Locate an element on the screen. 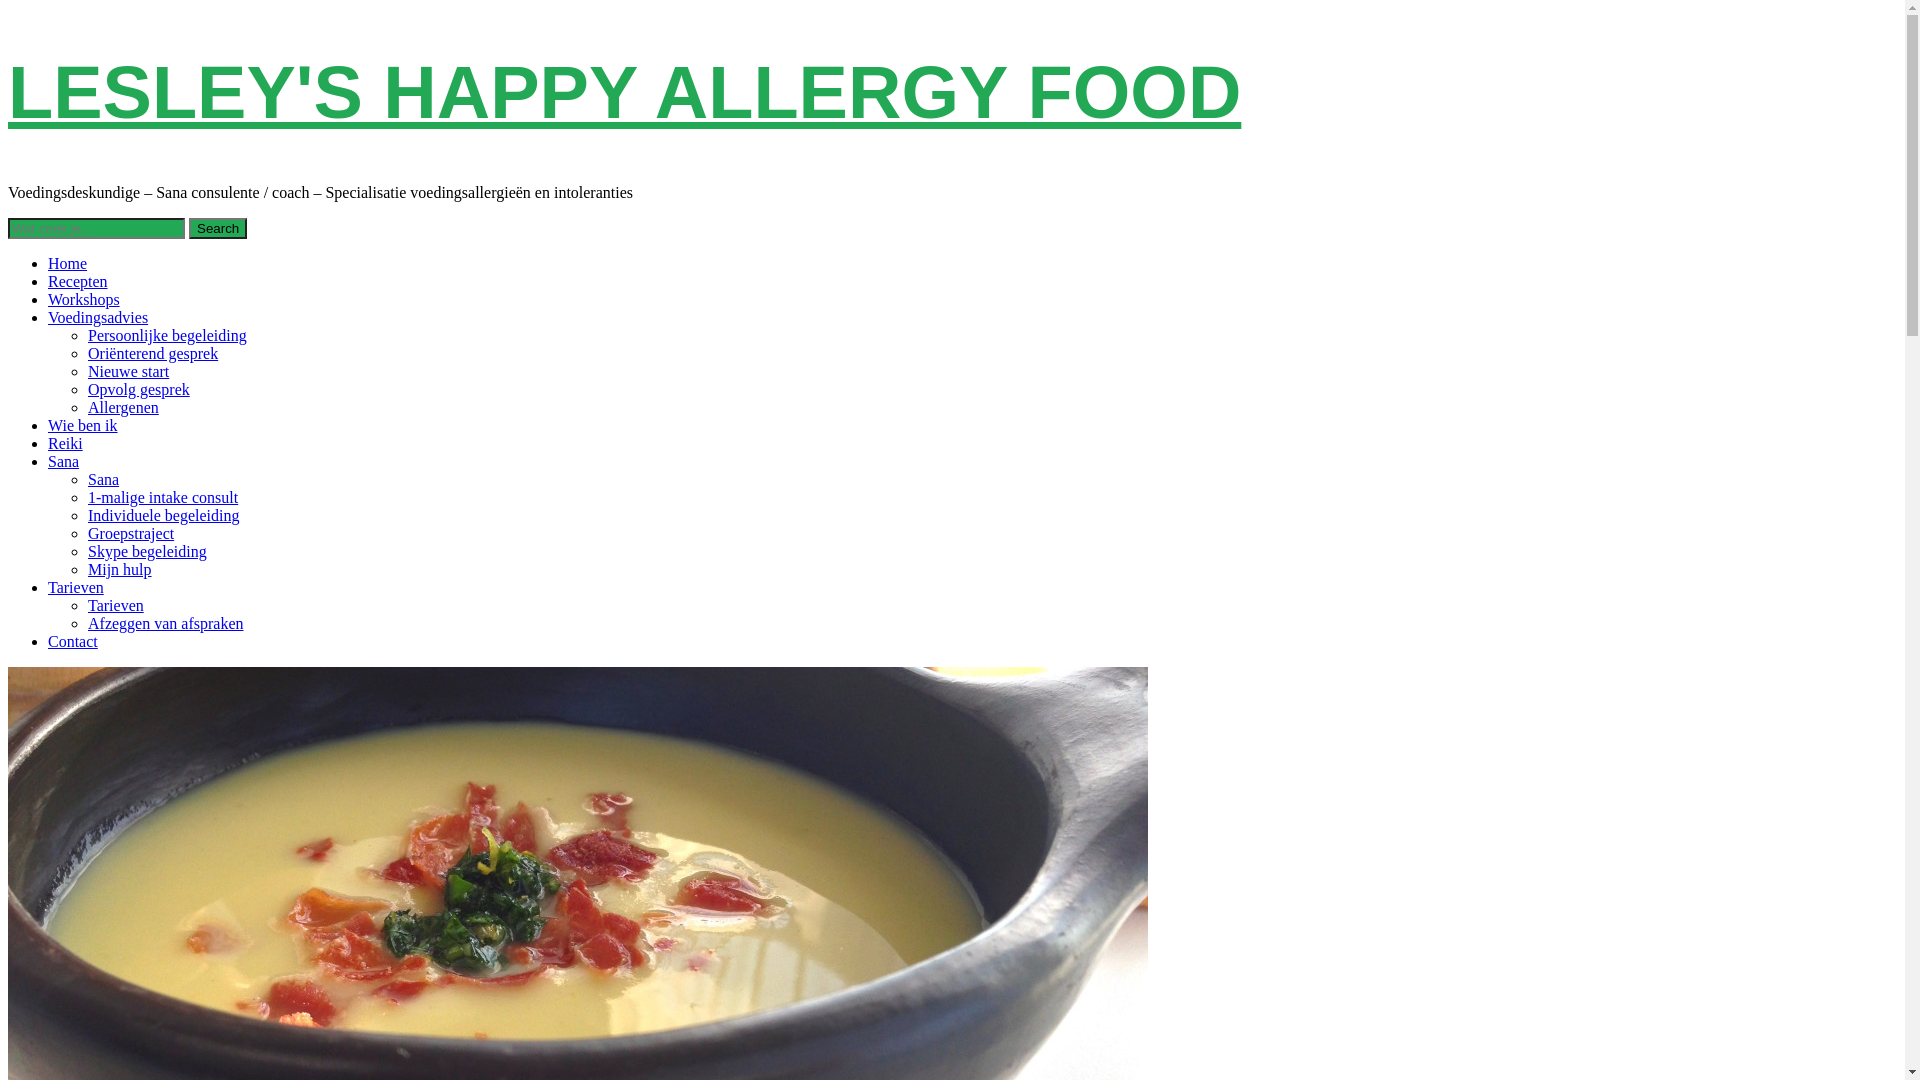 The width and height of the screenshot is (1920, 1080). 'Opvolg gesprek' is located at coordinates (86, 389).